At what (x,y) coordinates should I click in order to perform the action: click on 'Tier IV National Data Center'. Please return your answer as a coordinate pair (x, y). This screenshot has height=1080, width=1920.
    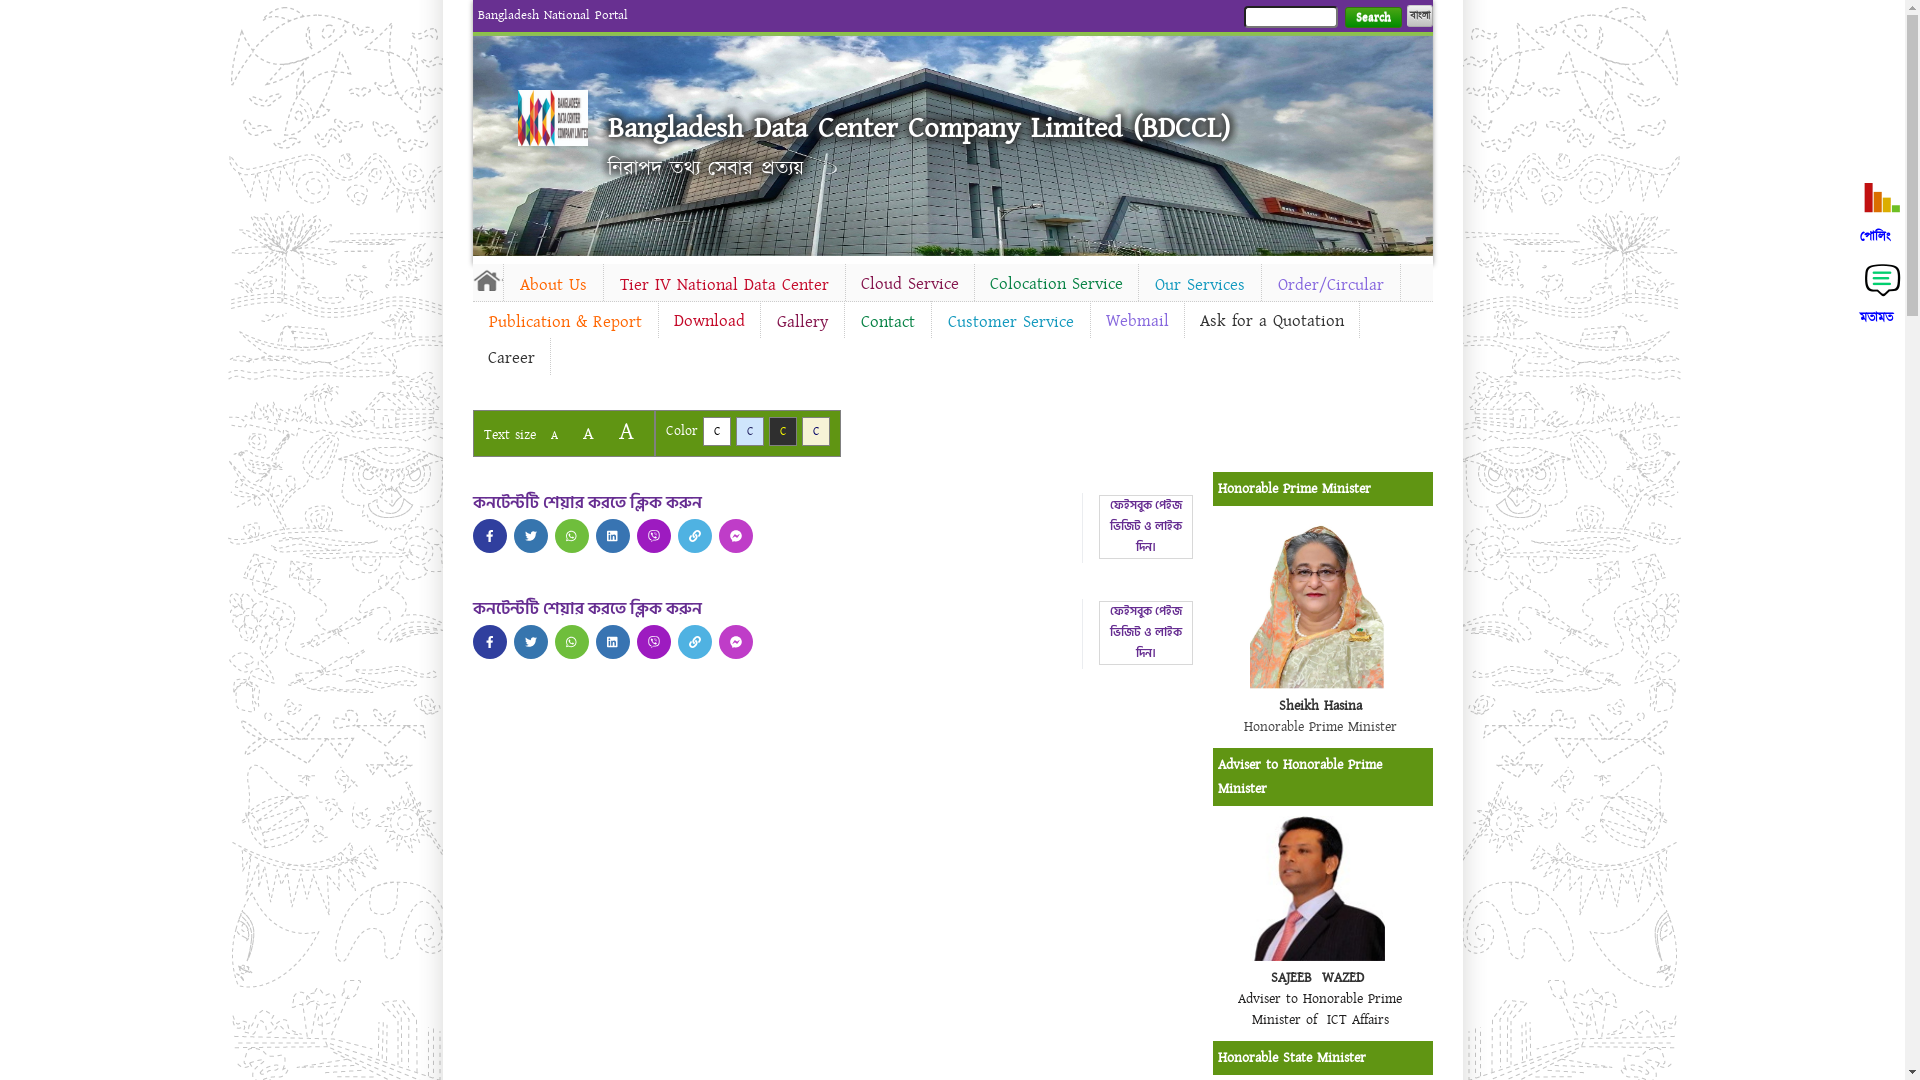
    Looking at the image, I should click on (723, 285).